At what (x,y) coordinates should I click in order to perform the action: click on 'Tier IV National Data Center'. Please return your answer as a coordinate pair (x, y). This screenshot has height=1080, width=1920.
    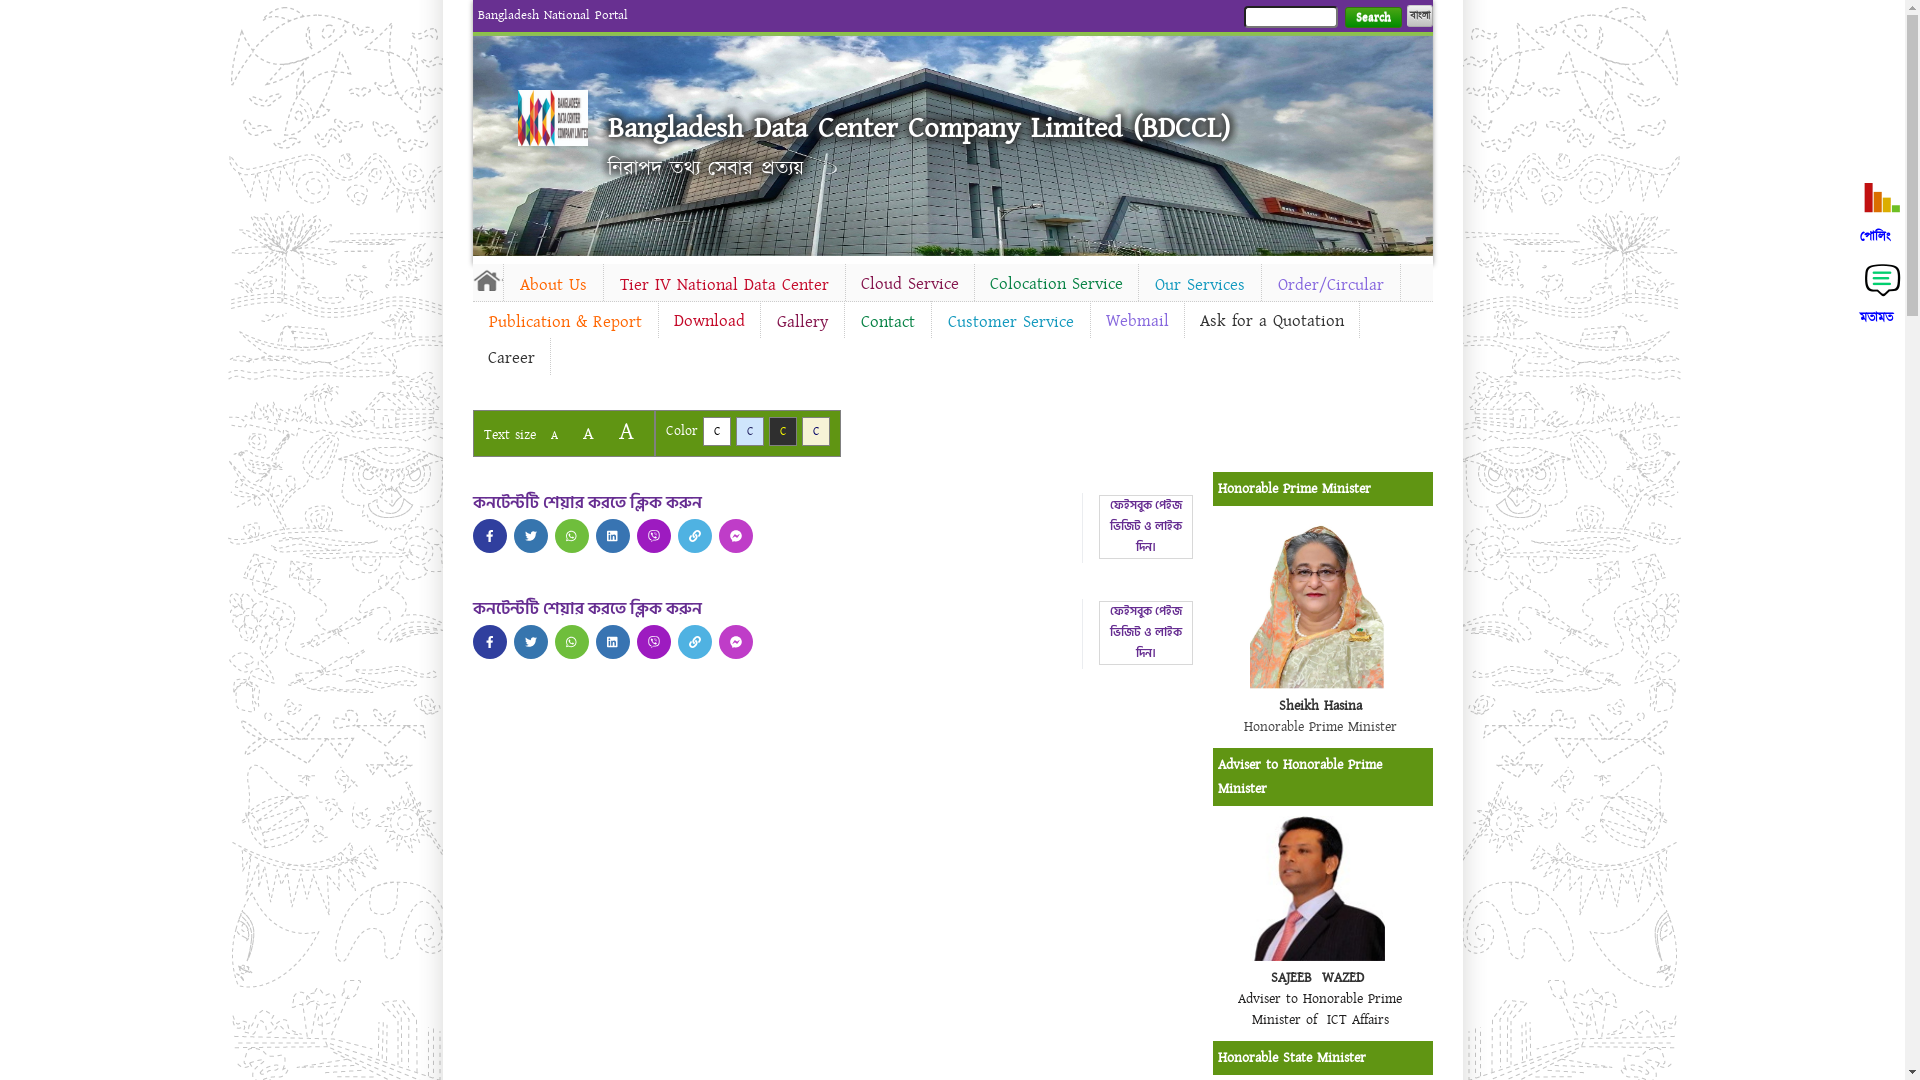
    Looking at the image, I should click on (723, 285).